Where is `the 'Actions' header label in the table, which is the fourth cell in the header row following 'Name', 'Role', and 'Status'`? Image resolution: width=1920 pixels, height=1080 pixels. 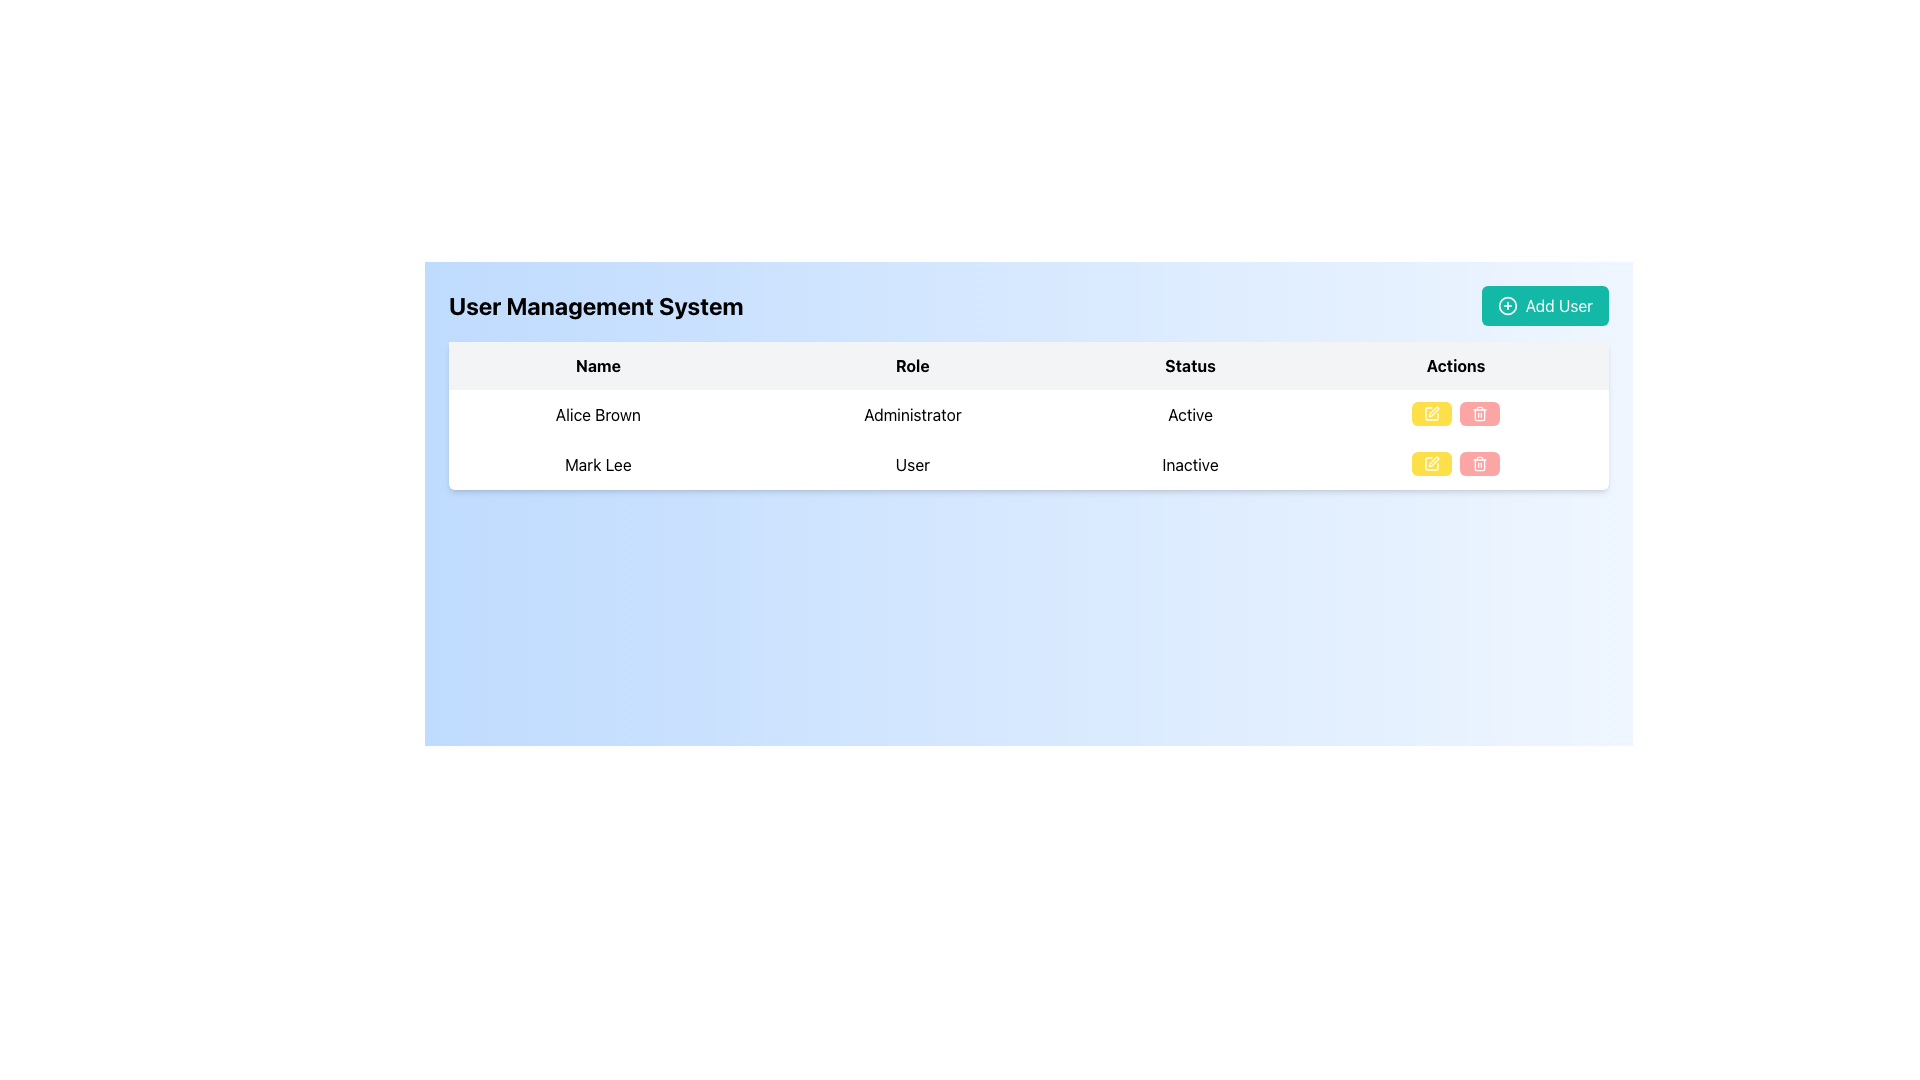
the 'Actions' header label in the table, which is the fourth cell in the header row following 'Name', 'Role', and 'Status' is located at coordinates (1455, 366).